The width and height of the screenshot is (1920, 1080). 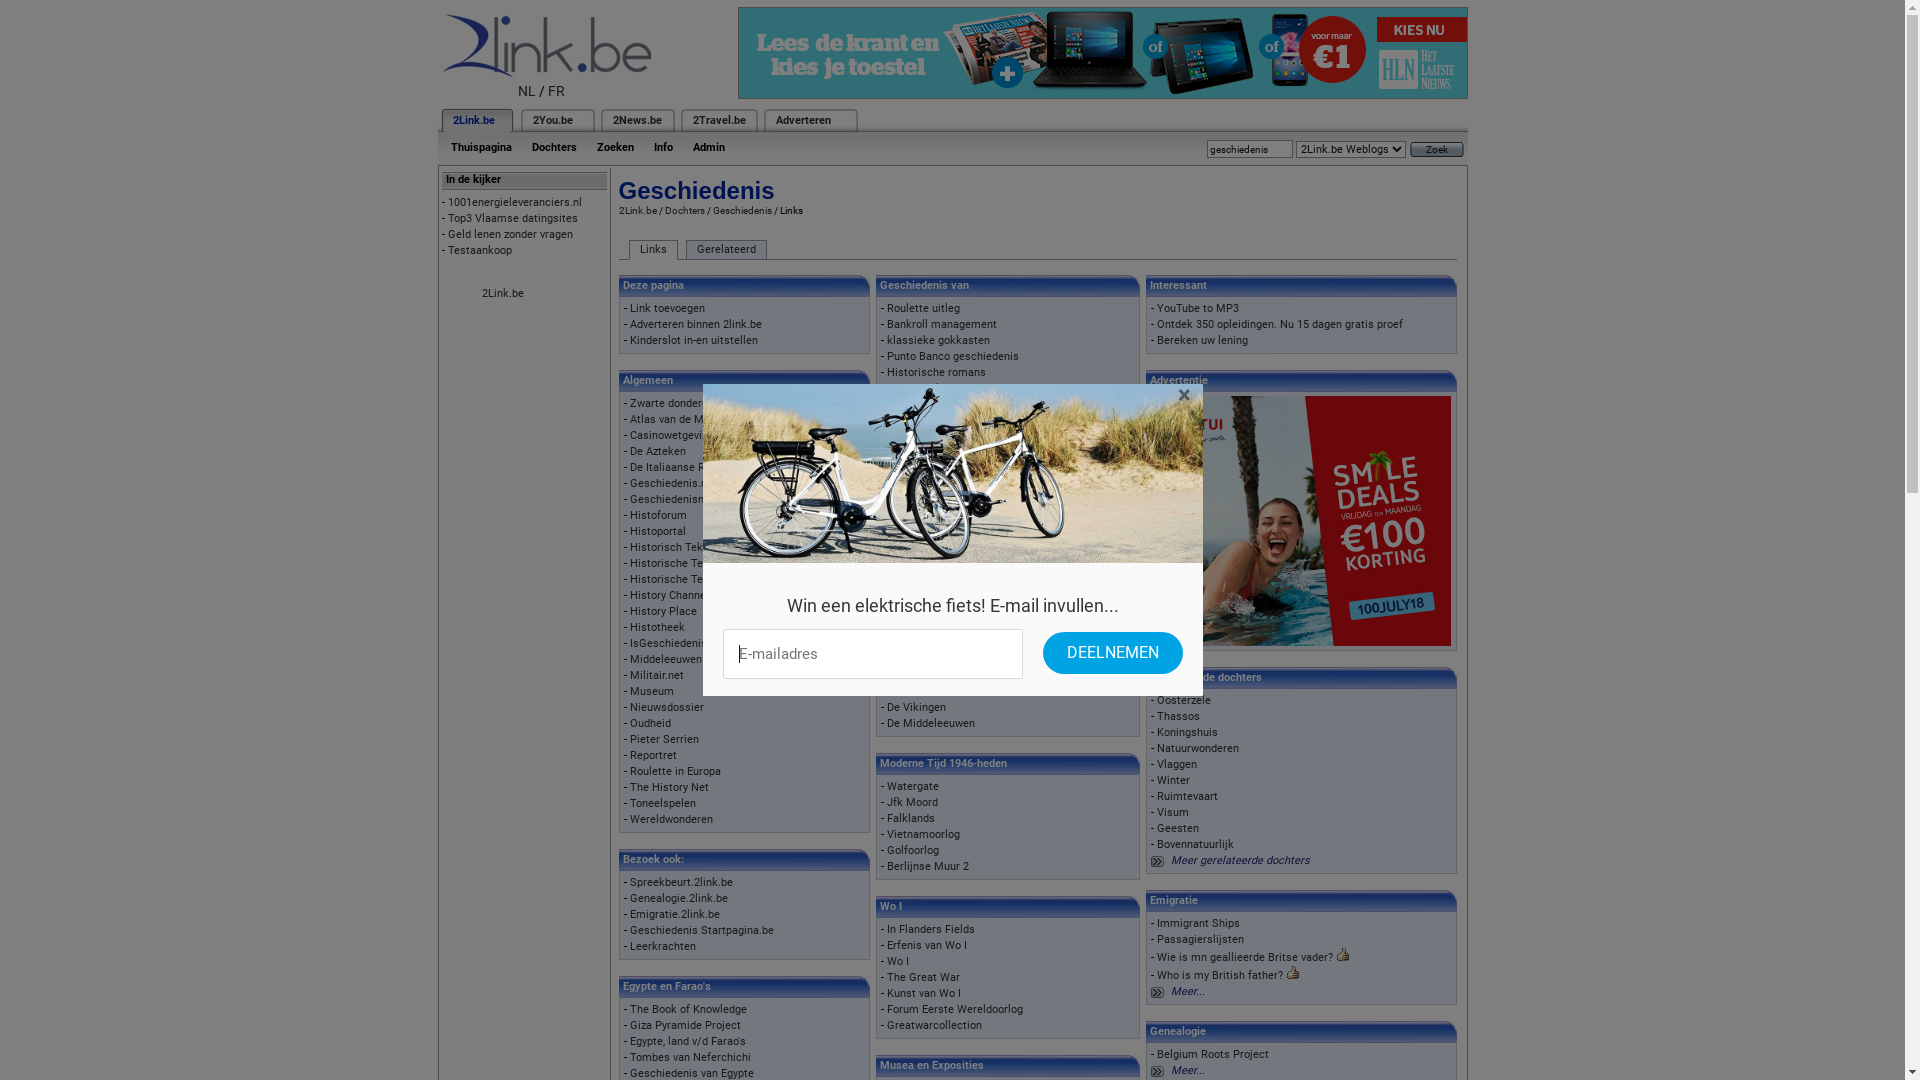 I want to click on 'Ruimtevaart', so click(x=1187, y=795).